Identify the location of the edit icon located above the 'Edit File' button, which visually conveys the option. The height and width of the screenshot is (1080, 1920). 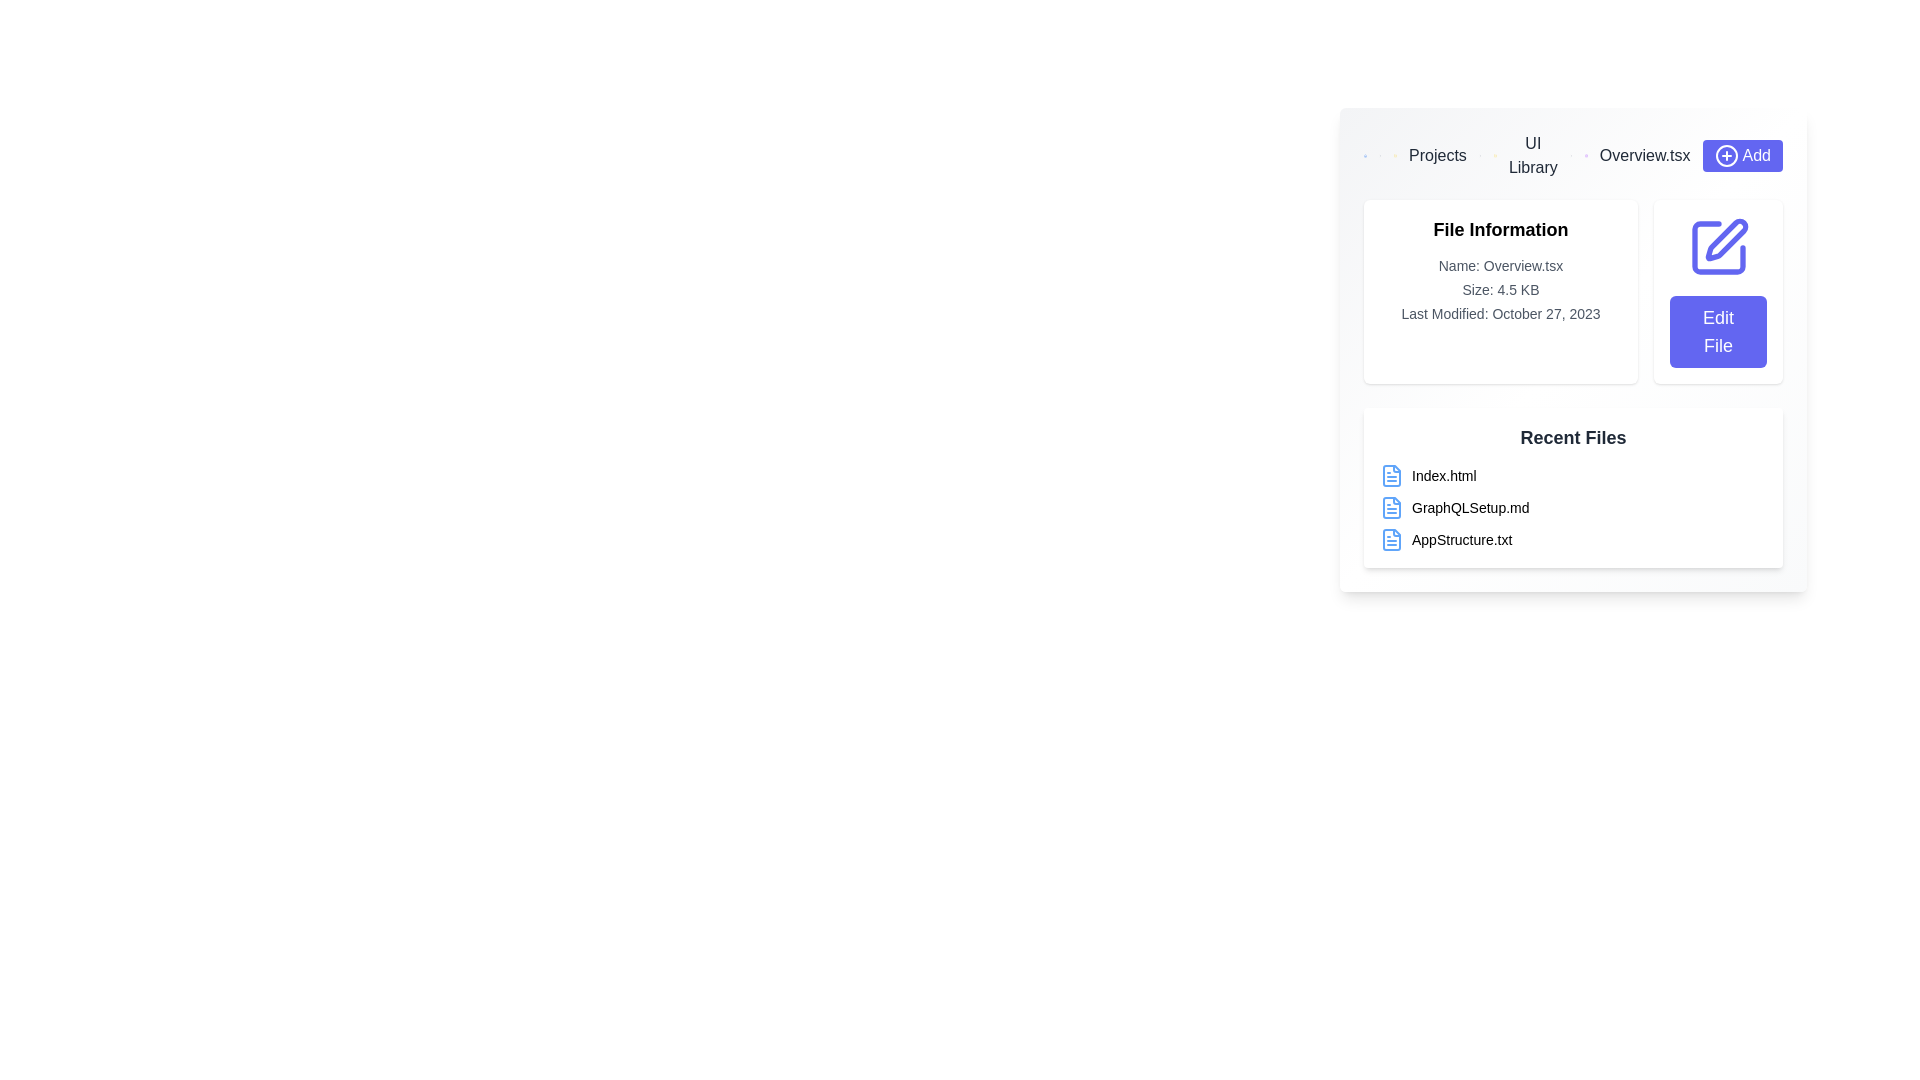
(1717, 246).